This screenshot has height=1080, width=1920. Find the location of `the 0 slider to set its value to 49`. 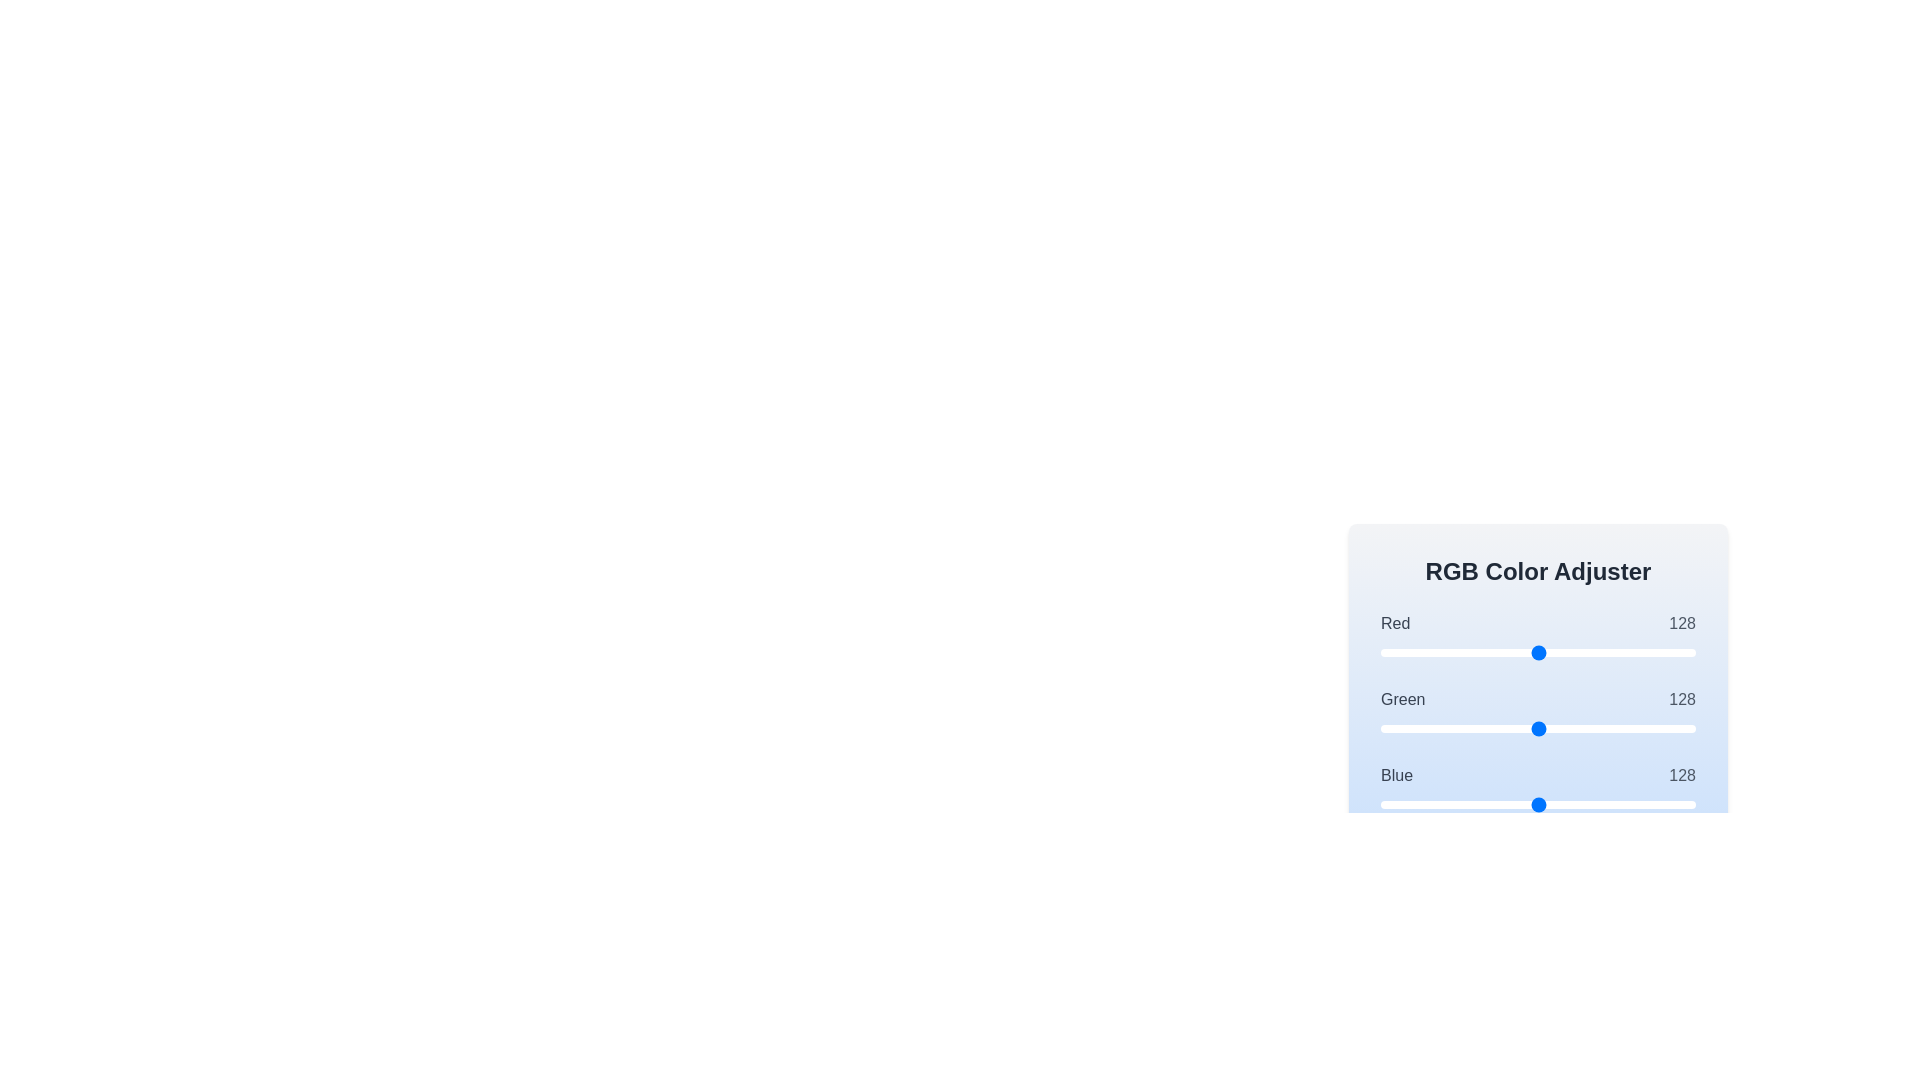

the 0 slider to set its value to 49 is located at coordinates (1441, 652).